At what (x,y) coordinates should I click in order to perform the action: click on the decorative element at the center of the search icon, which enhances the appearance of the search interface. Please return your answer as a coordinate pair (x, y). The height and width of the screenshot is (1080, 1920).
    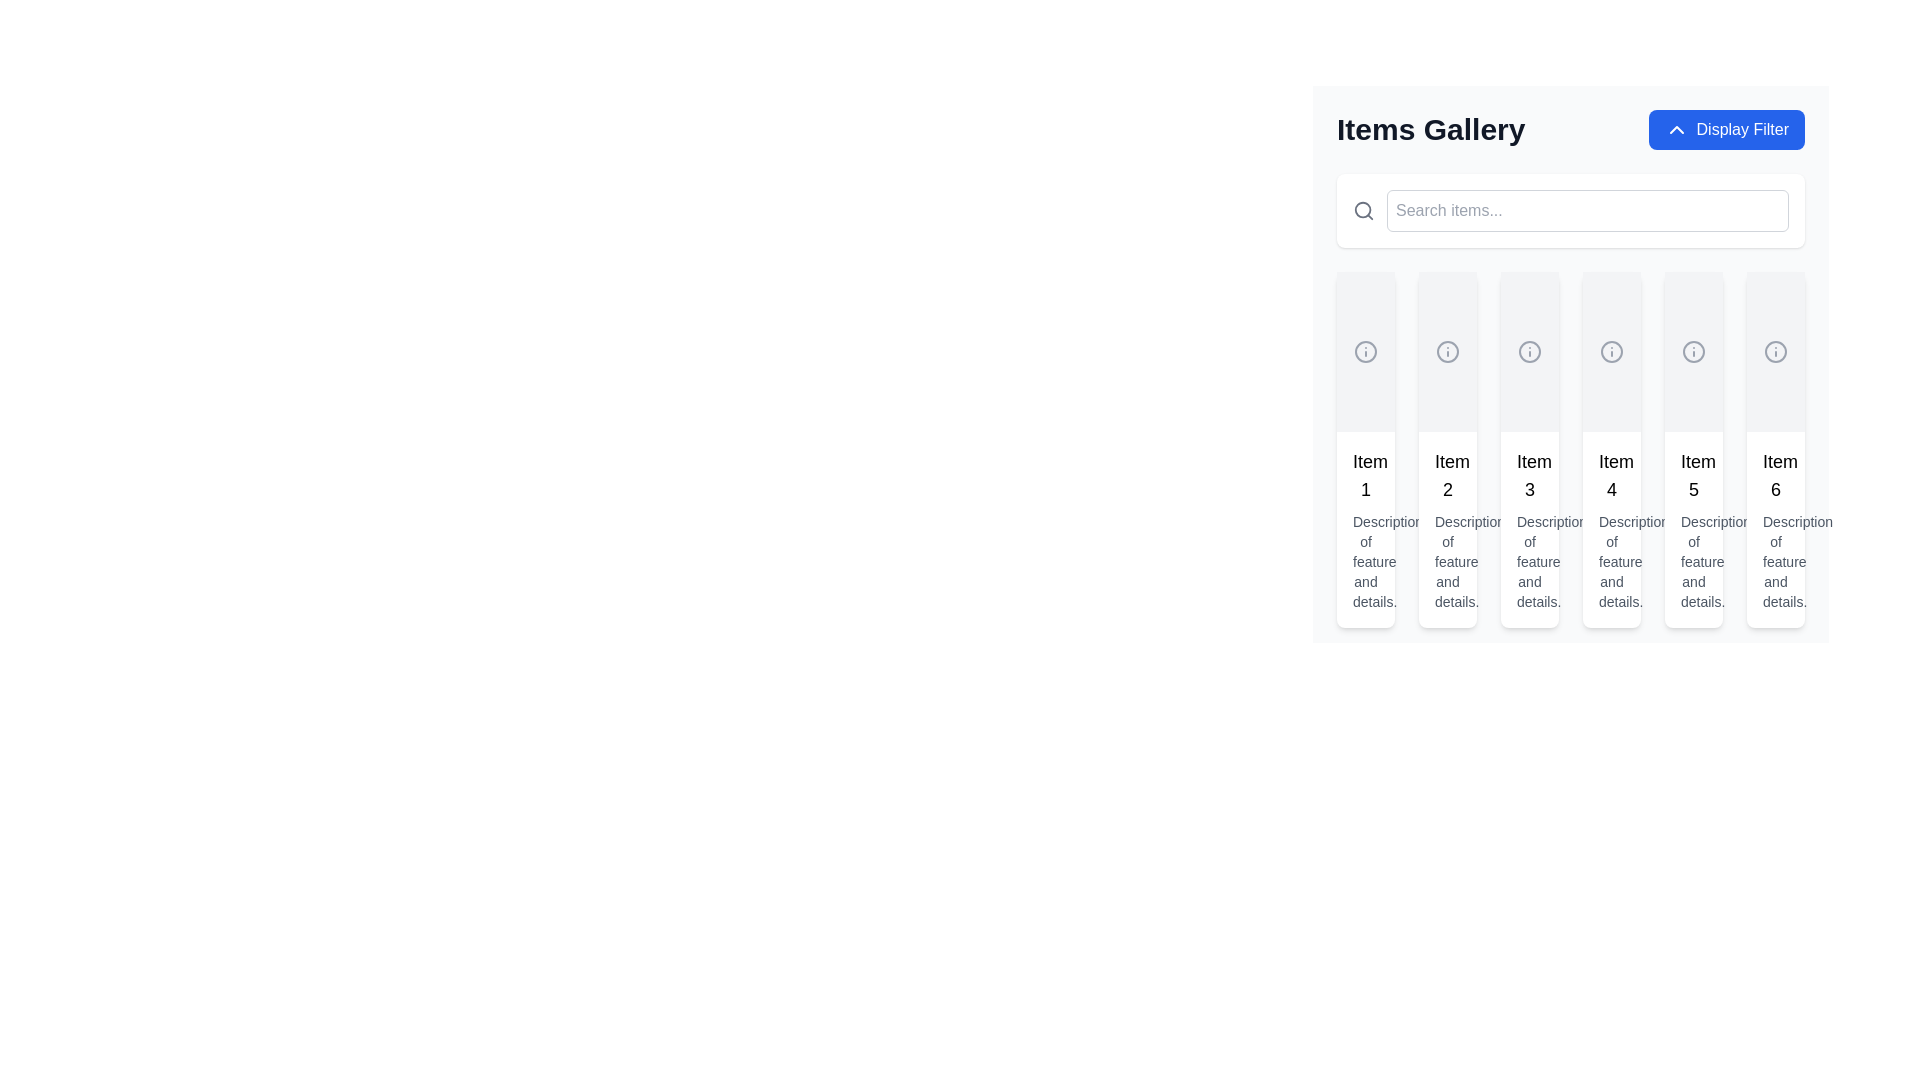
    Looking at the image, I should click on (1362, 210).